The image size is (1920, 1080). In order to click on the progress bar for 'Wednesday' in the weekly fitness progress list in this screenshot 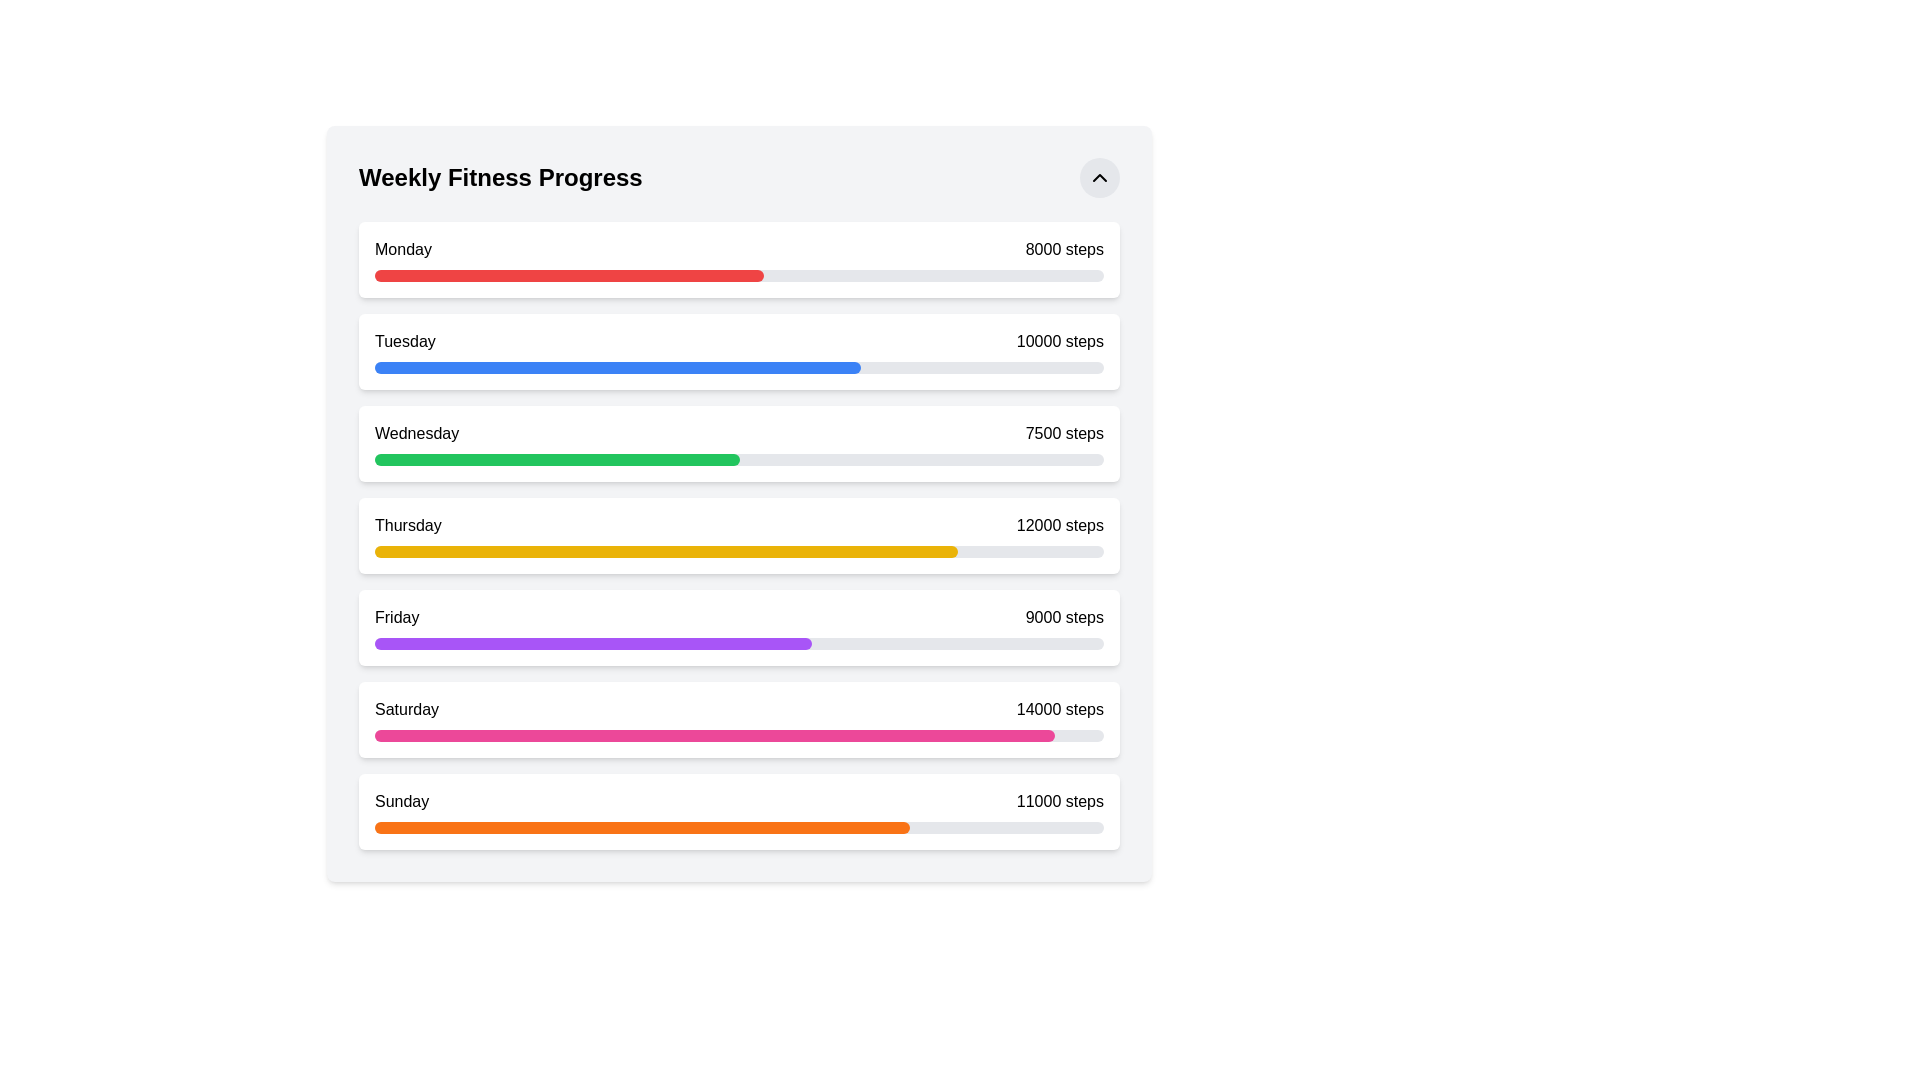, I will do `click(738, 459)`.